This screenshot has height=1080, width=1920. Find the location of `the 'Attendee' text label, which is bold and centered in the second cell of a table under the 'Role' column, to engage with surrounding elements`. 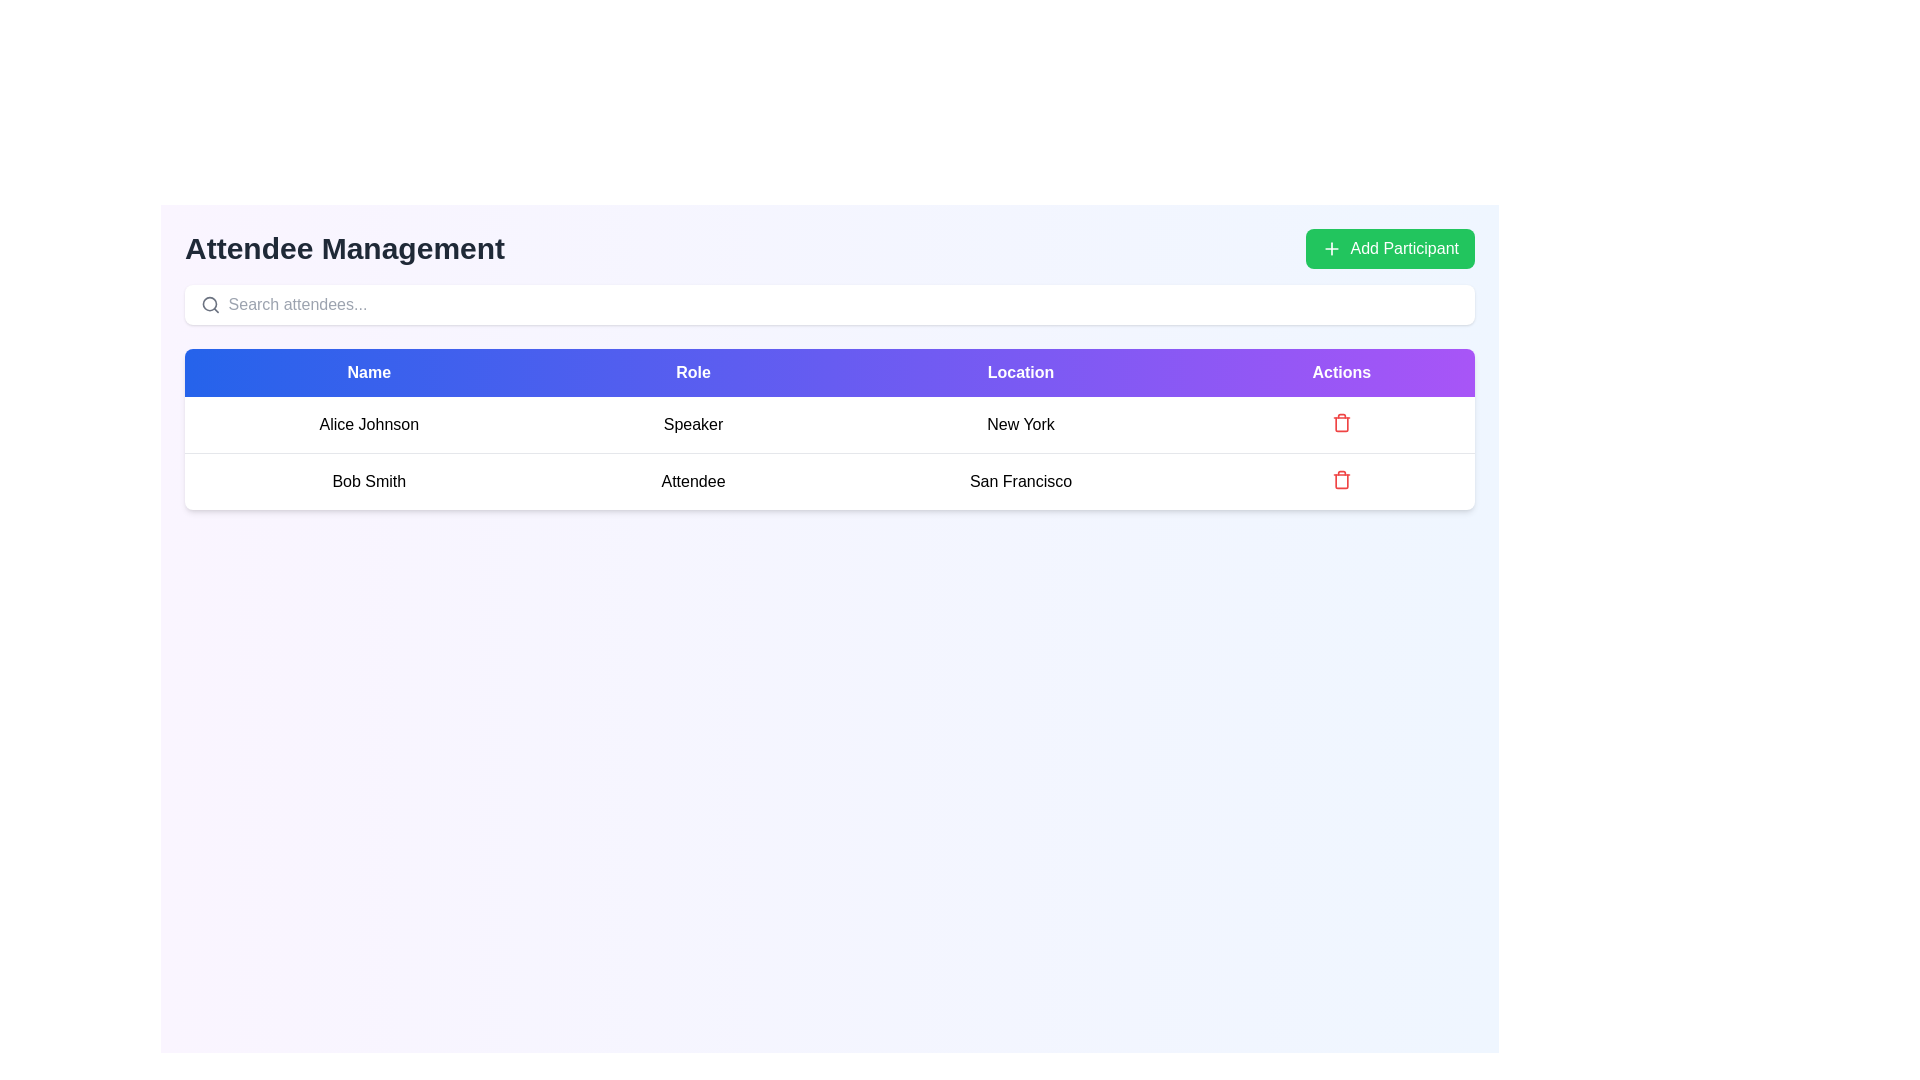

the 'Attendee' text label, which is bold and centered in the second cell of a table under the 'Role' column, to engage with surrounding elements is located at coordinates (693, 481).